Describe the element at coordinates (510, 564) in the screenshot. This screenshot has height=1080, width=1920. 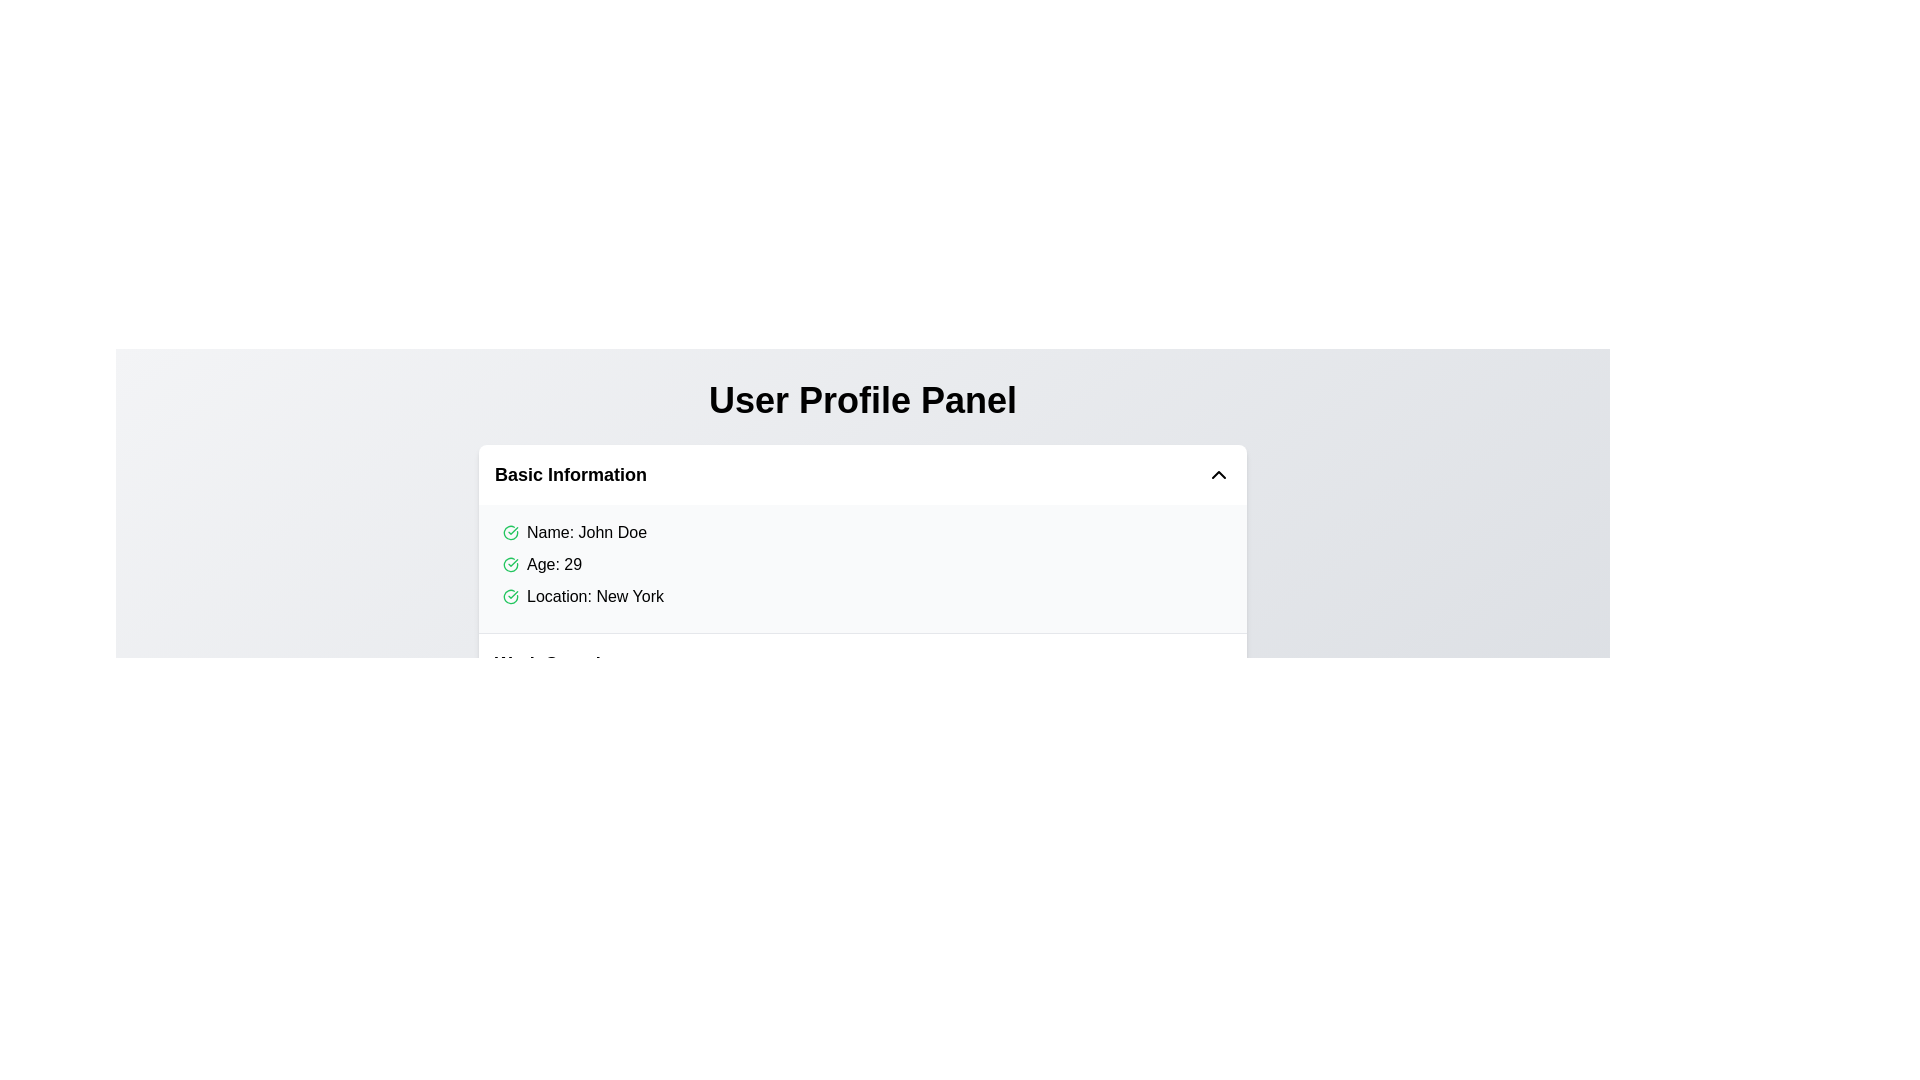
I see `the circular checkmark icon with a green outline located next to the text 'Age: 29' in the 'Basic Information' section` at that location.